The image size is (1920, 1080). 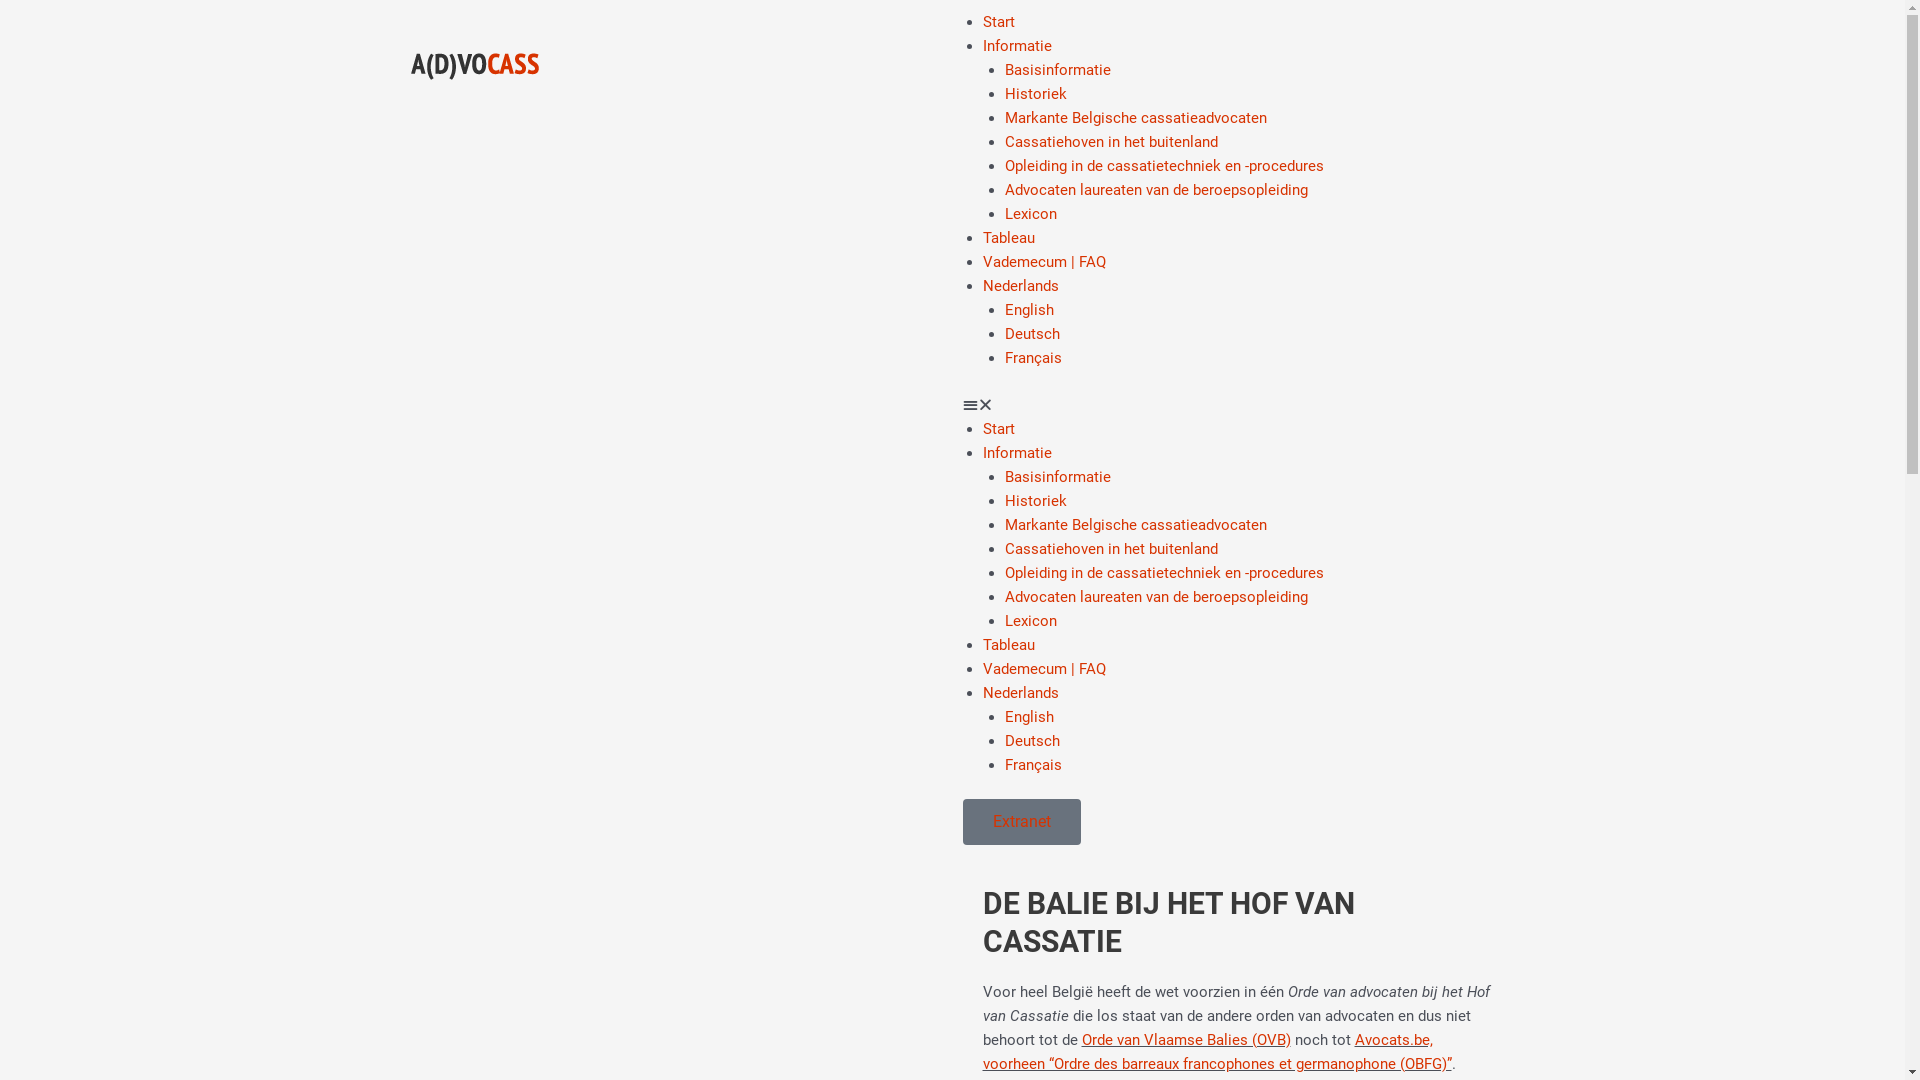 I want to click on 'Historiek', so click(x=1036, y=93).